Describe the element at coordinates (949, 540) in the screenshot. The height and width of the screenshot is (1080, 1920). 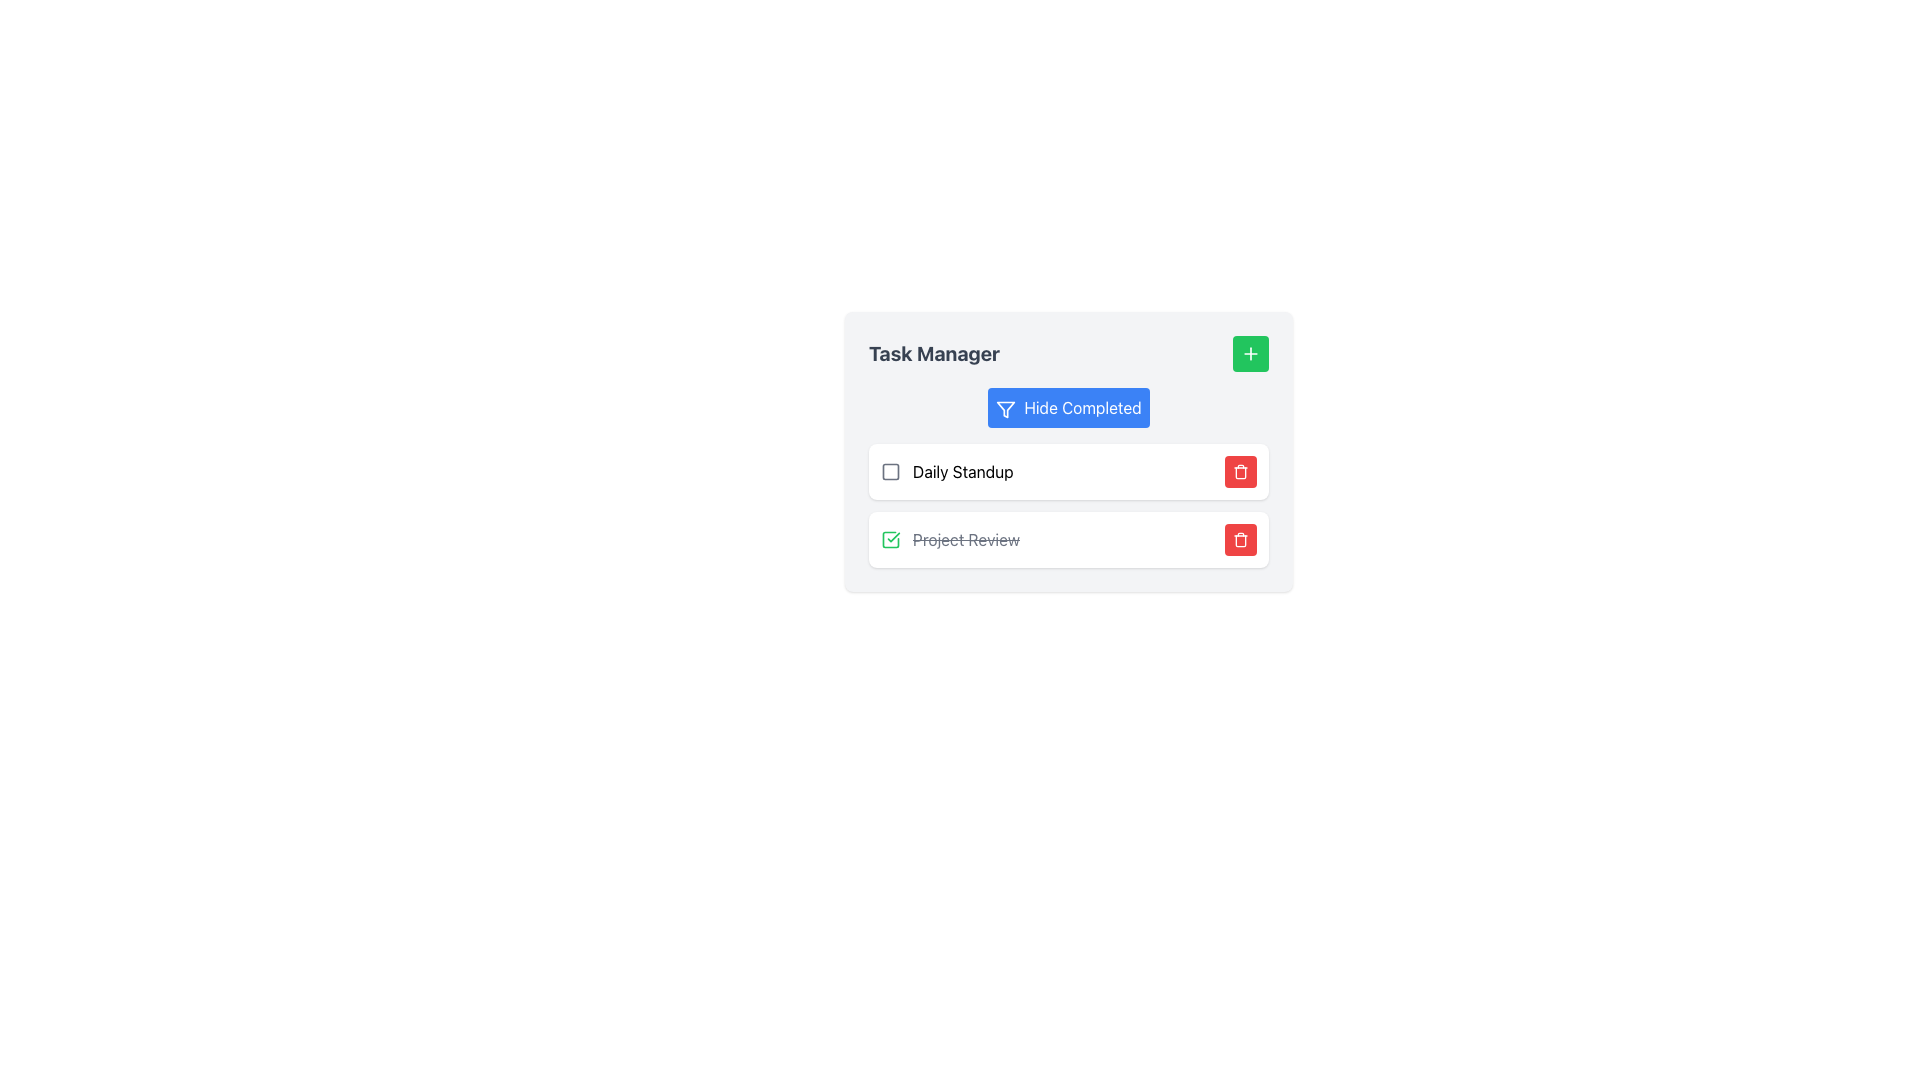
I see `the label with the associated status icon representing a completed task in the task manager interface, located beneath the 'Daily Standup' item` at that location.